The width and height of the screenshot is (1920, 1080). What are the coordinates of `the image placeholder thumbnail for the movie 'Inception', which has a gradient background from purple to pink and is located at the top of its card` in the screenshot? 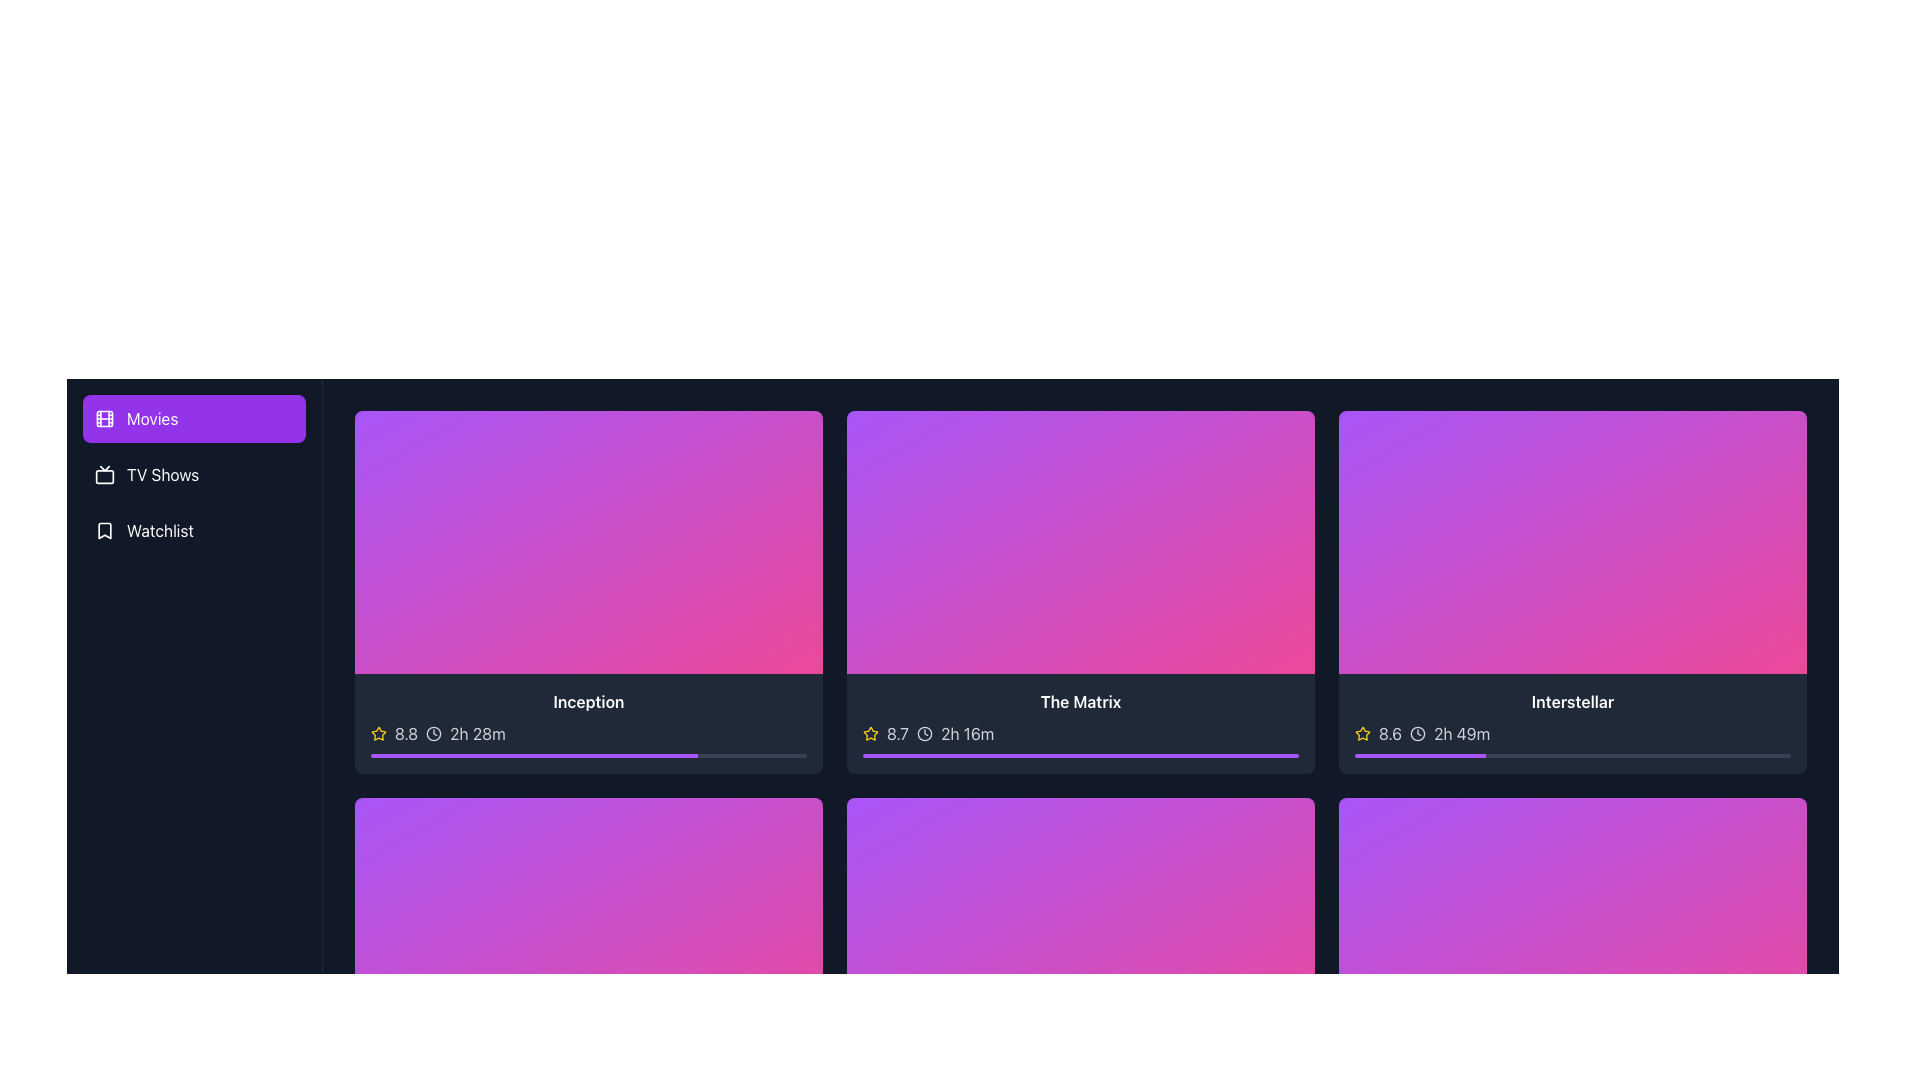 It's located at (588, 542).